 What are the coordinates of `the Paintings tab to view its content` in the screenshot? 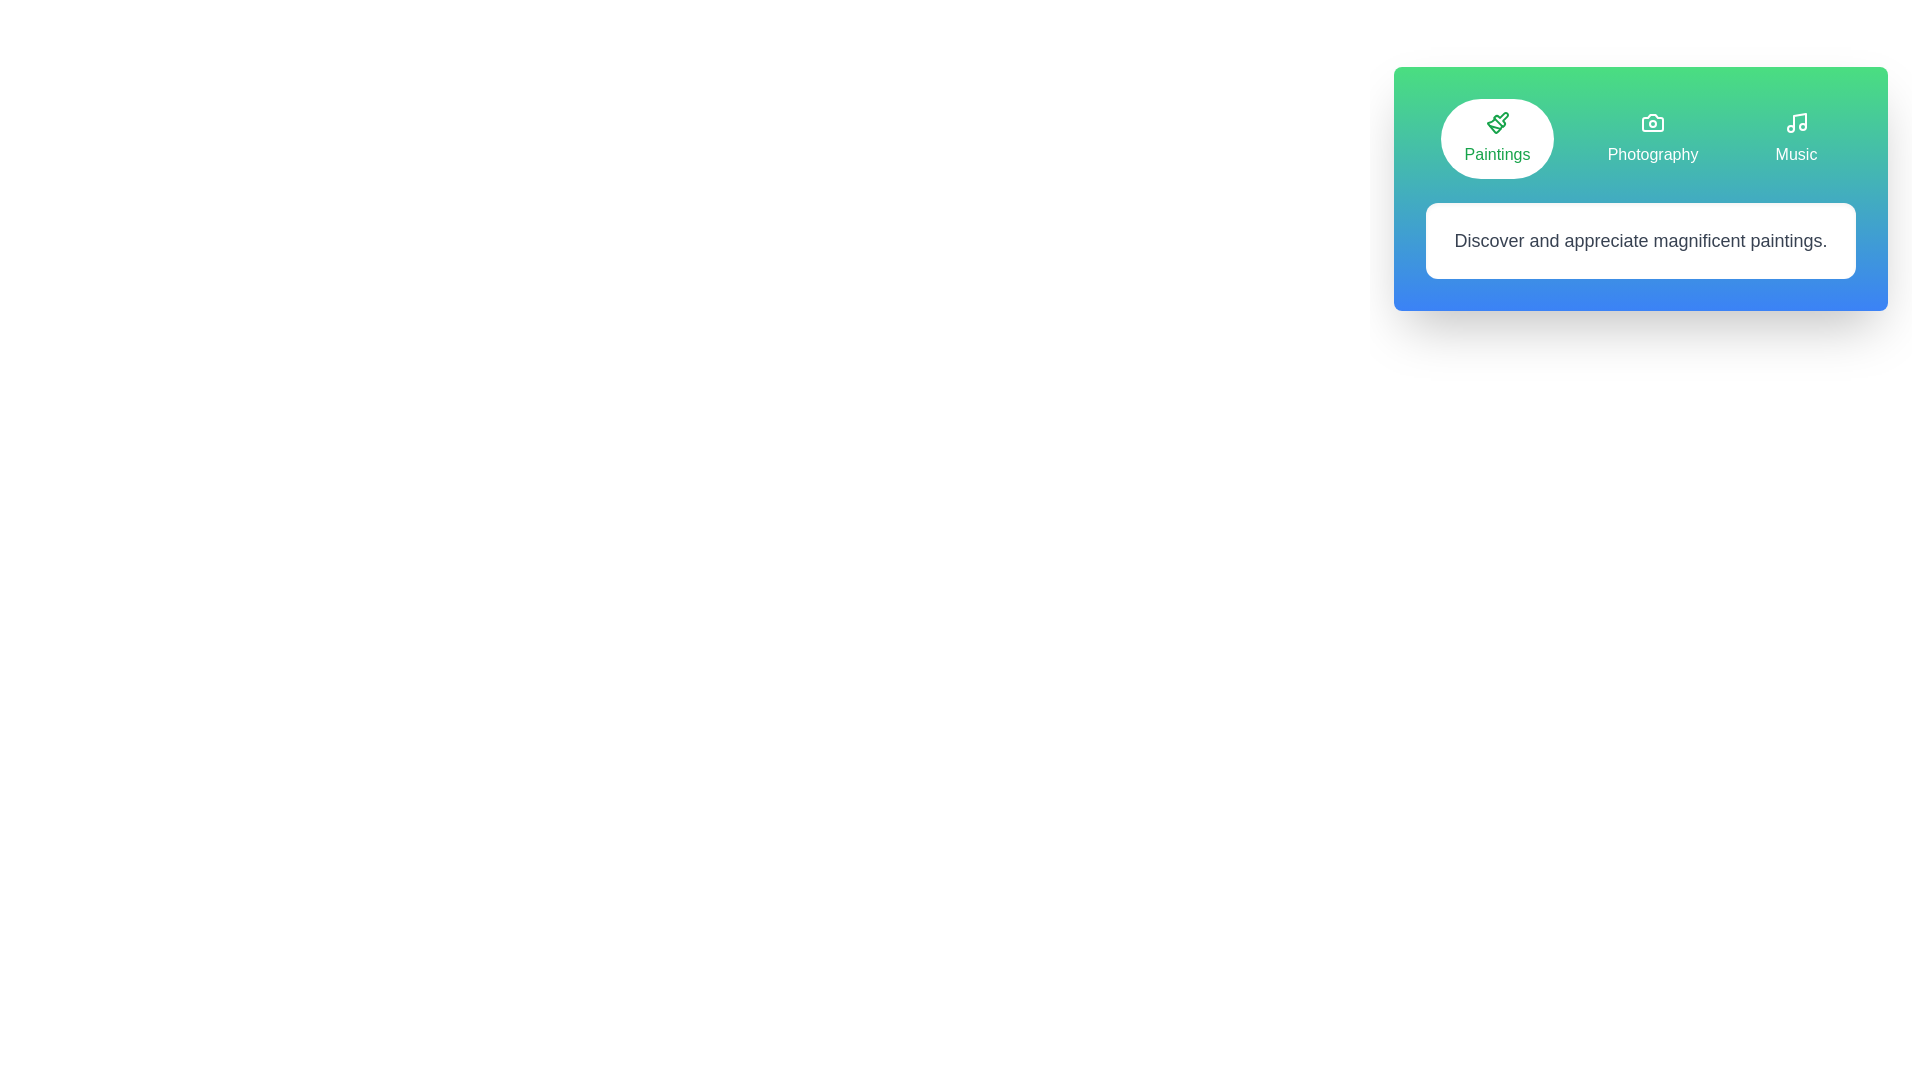 It's located at (1497, 137).